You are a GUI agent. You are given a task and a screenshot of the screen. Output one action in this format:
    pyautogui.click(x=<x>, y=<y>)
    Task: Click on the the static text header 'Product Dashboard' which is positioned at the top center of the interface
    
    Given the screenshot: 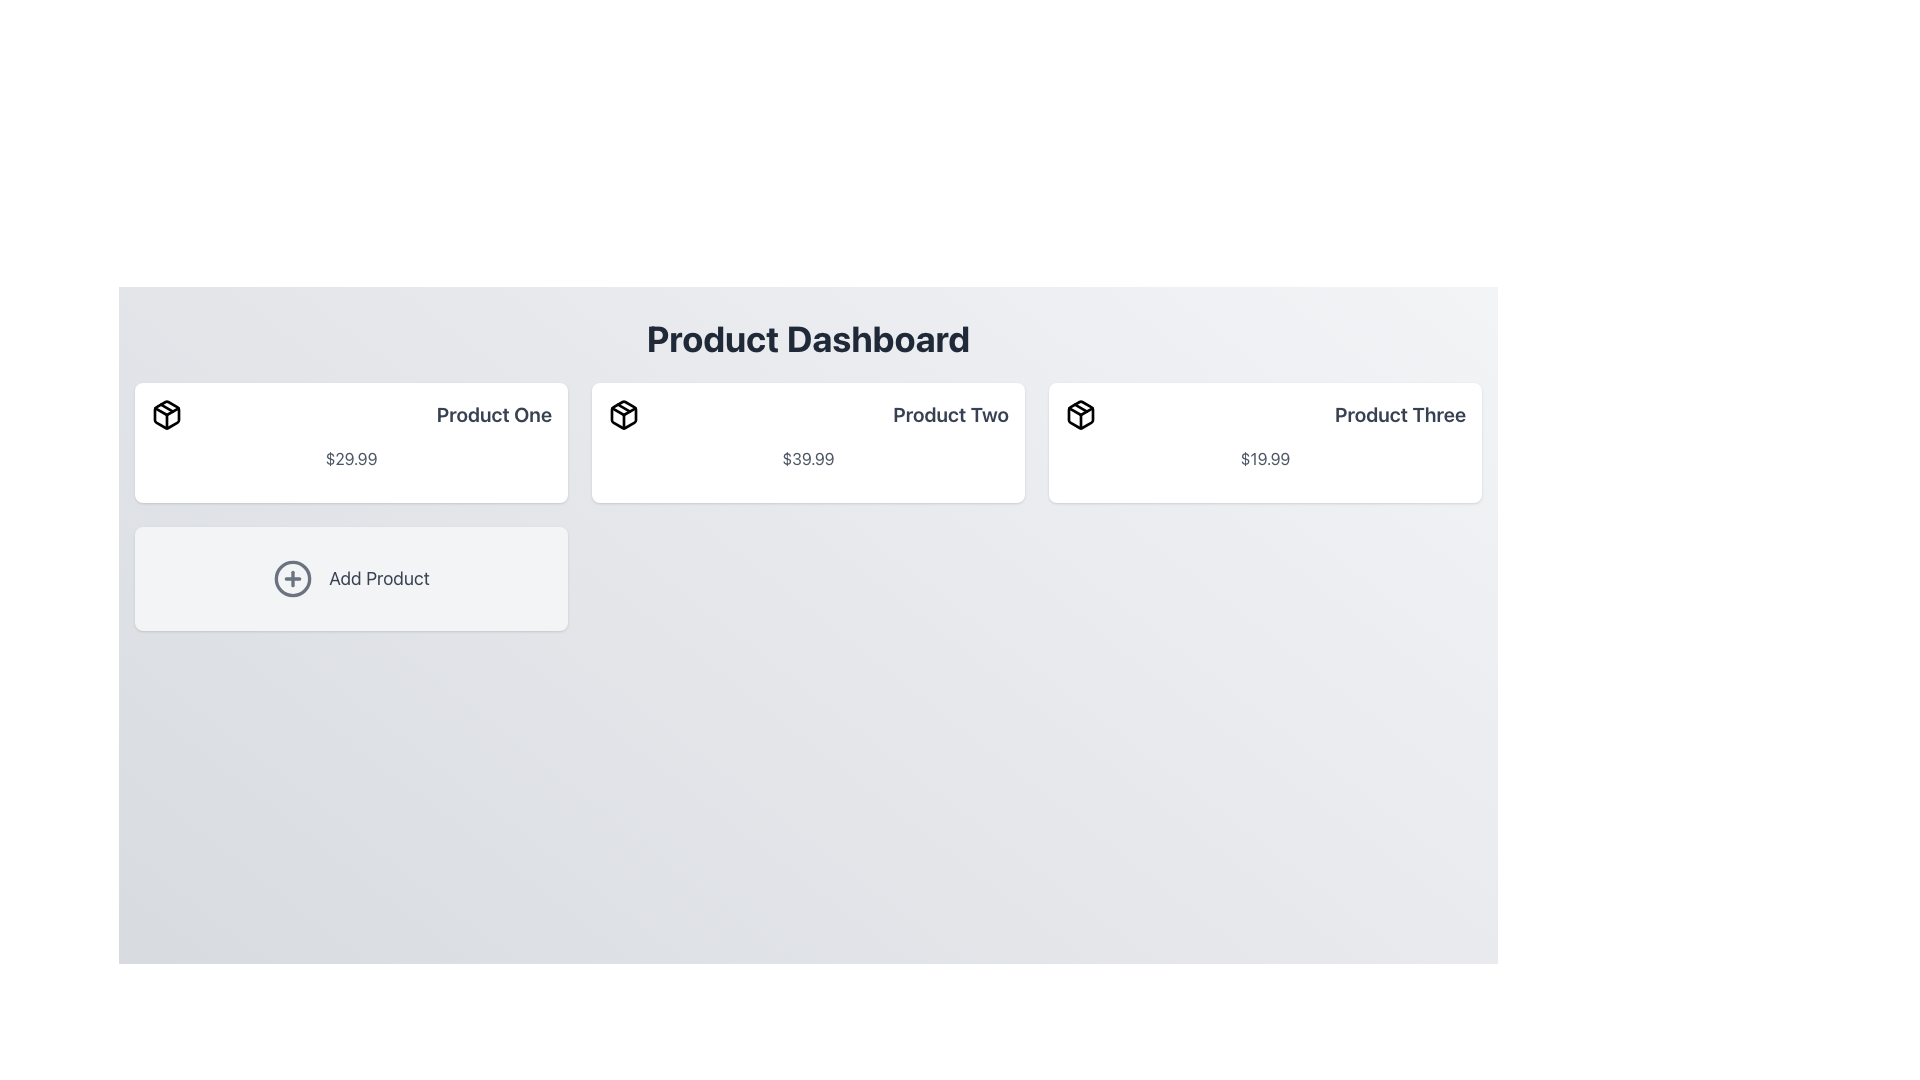 What is the action you would take?
    pyautogui.click(x=808, y=338)
    